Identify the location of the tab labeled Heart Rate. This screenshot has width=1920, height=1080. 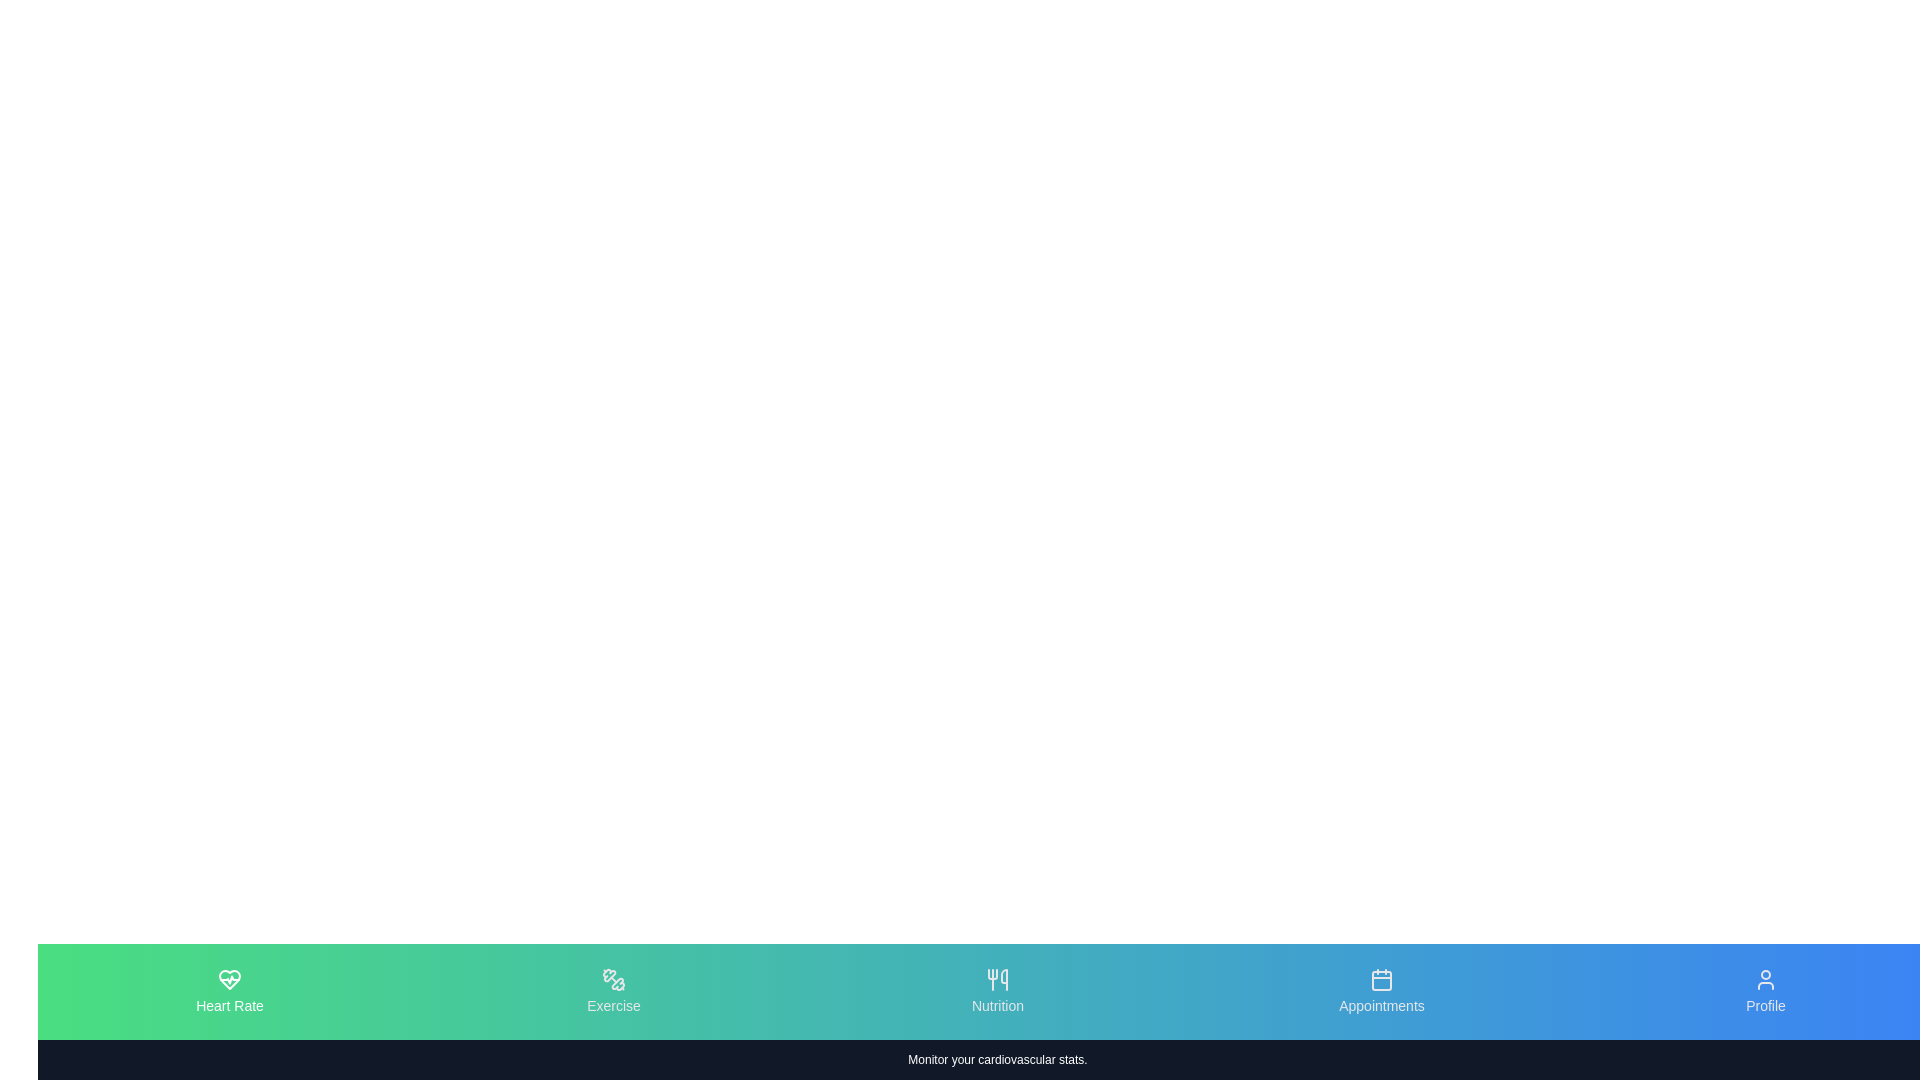
(230, 991).